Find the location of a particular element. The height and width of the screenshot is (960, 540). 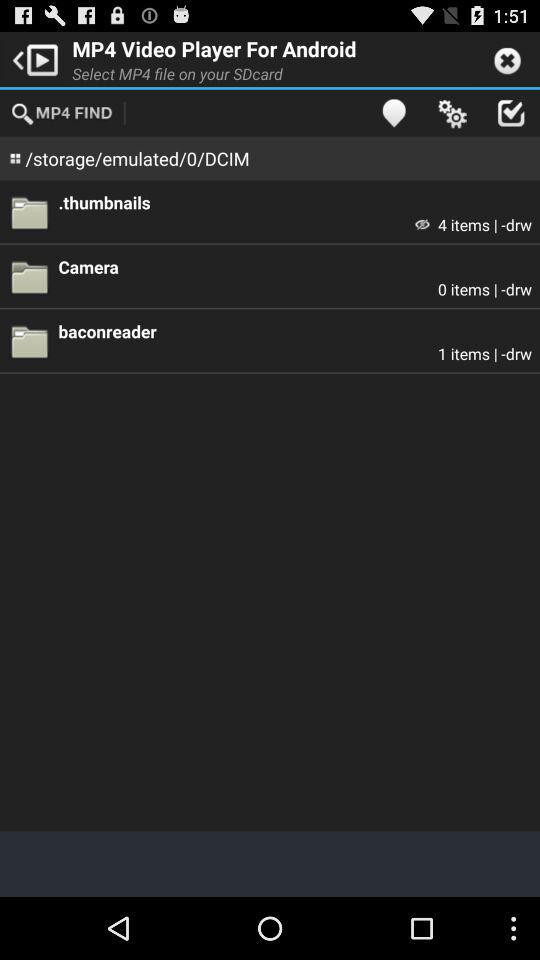

the icon above the storage emulated 0 icon is located at coordinates (63, 112).